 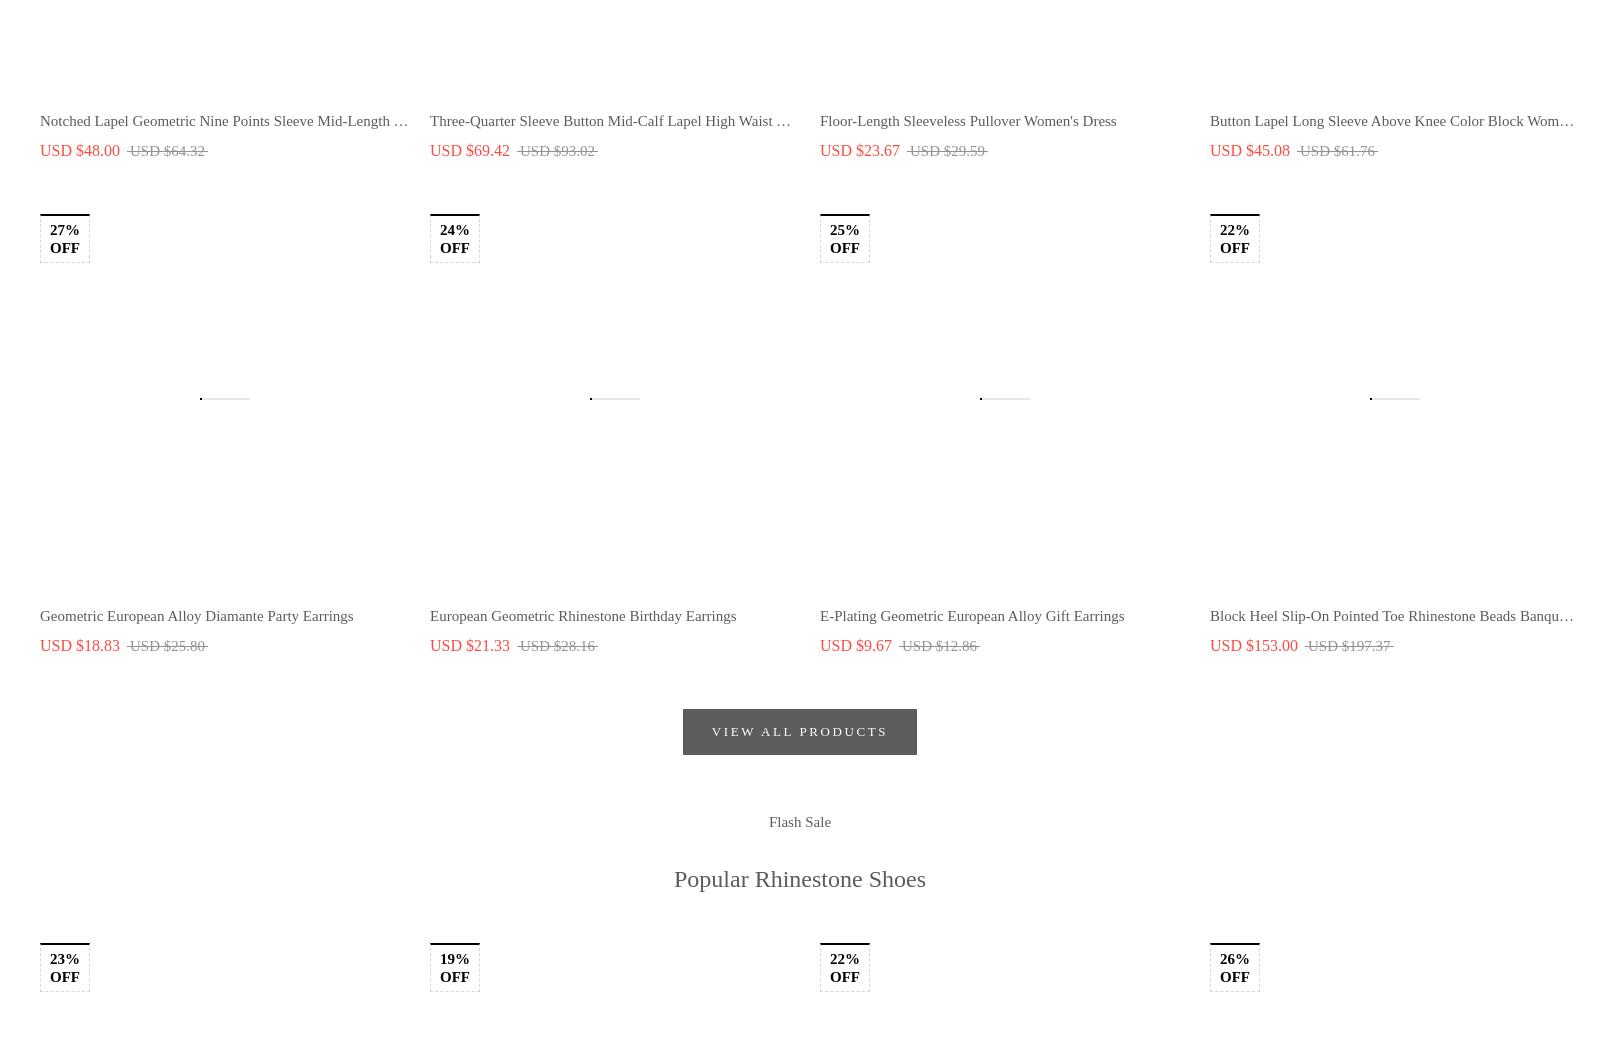 What do you see at coordinates (627, 390) in the screenshot?
I see `'Newsletter'` at bounding box center [627, 390].